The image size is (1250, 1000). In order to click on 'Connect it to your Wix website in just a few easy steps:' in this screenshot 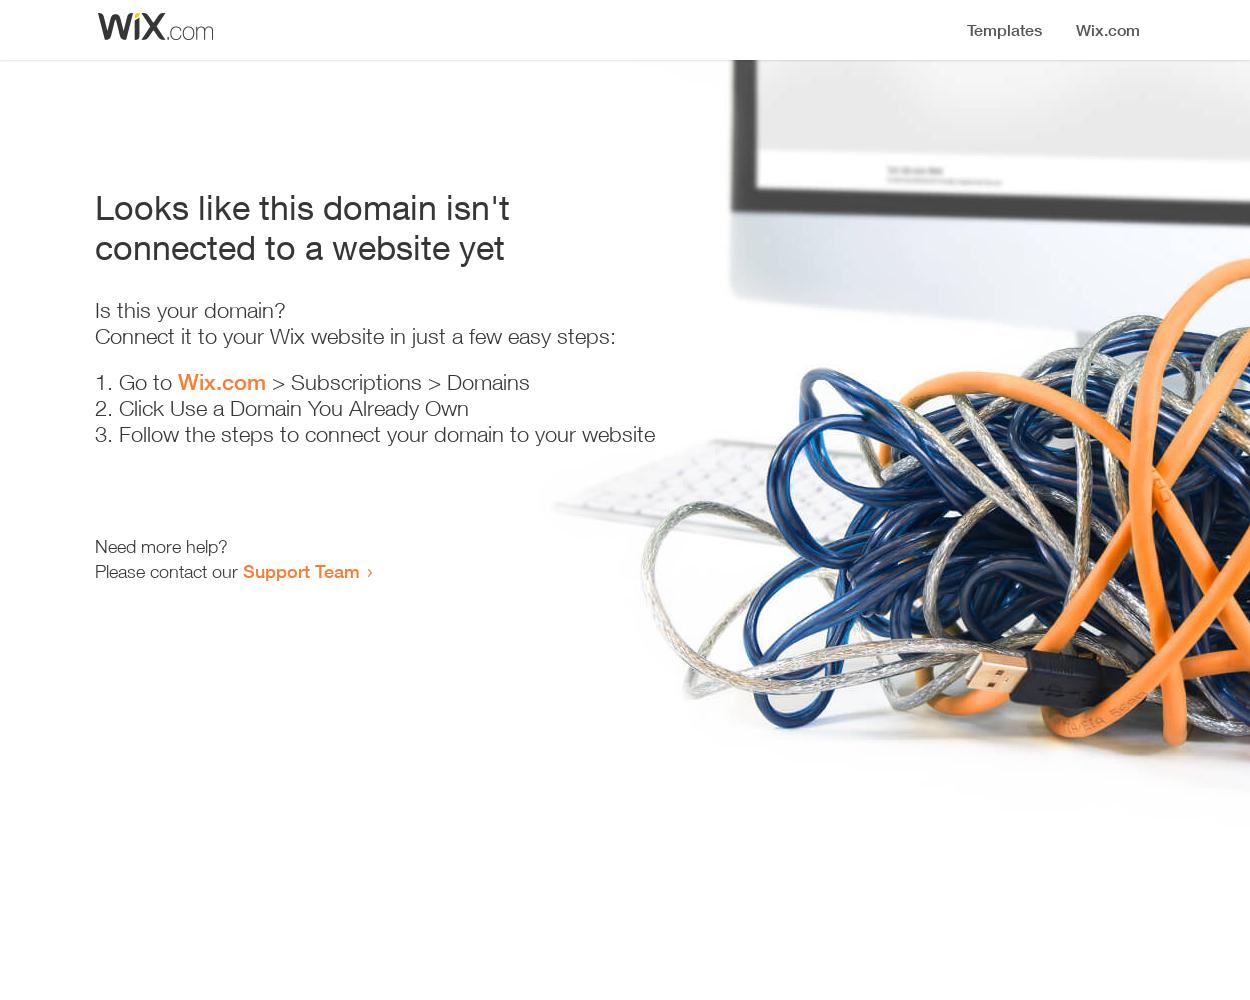, I will do `click(94, 335)`.